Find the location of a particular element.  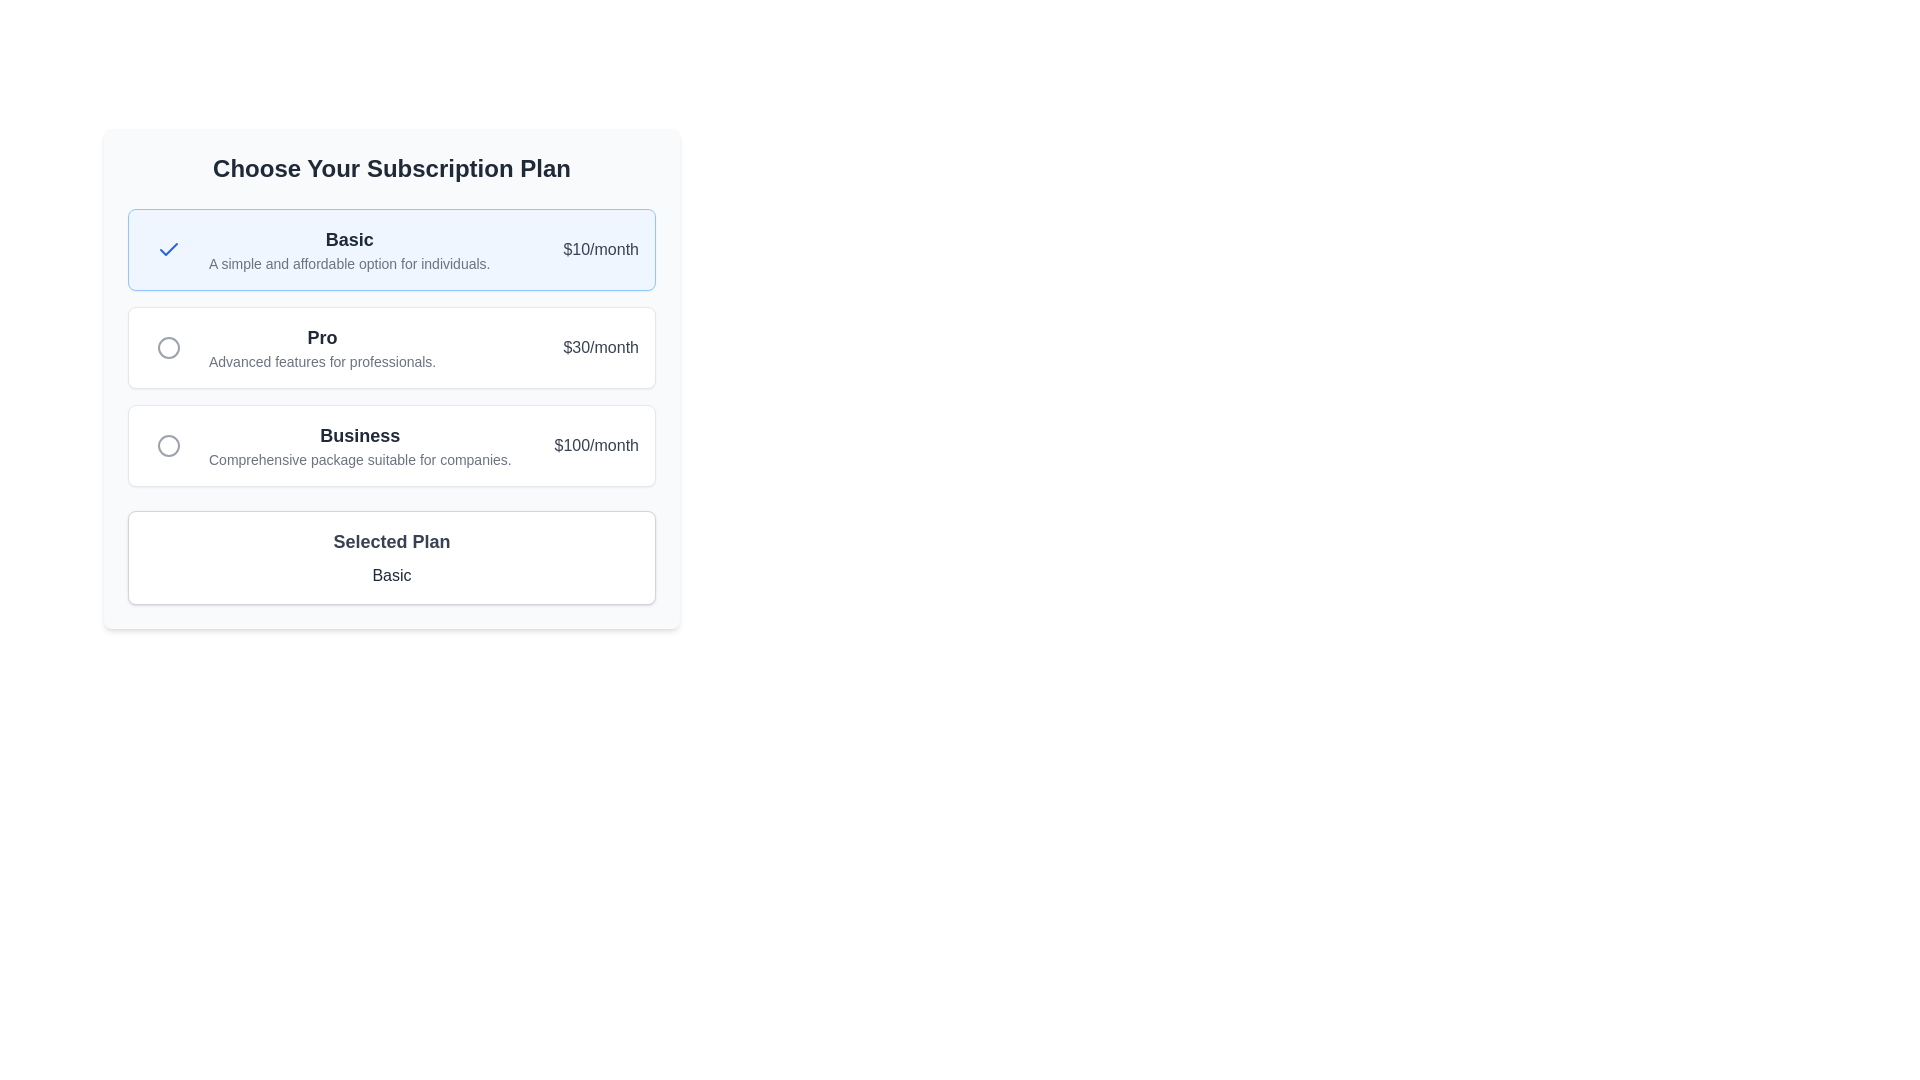

the 'Pro' subscription card, which is the second card in a vertically stacked group of three subscription options is located at coordinates (392, 378).